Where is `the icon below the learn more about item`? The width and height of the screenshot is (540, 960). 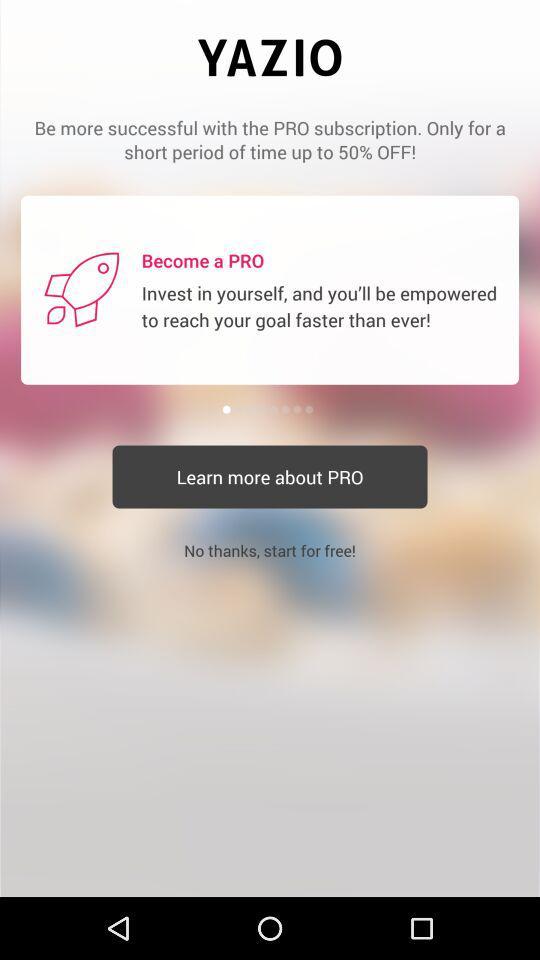 the icon below the learn more about item is located at coordinates (270, 550).